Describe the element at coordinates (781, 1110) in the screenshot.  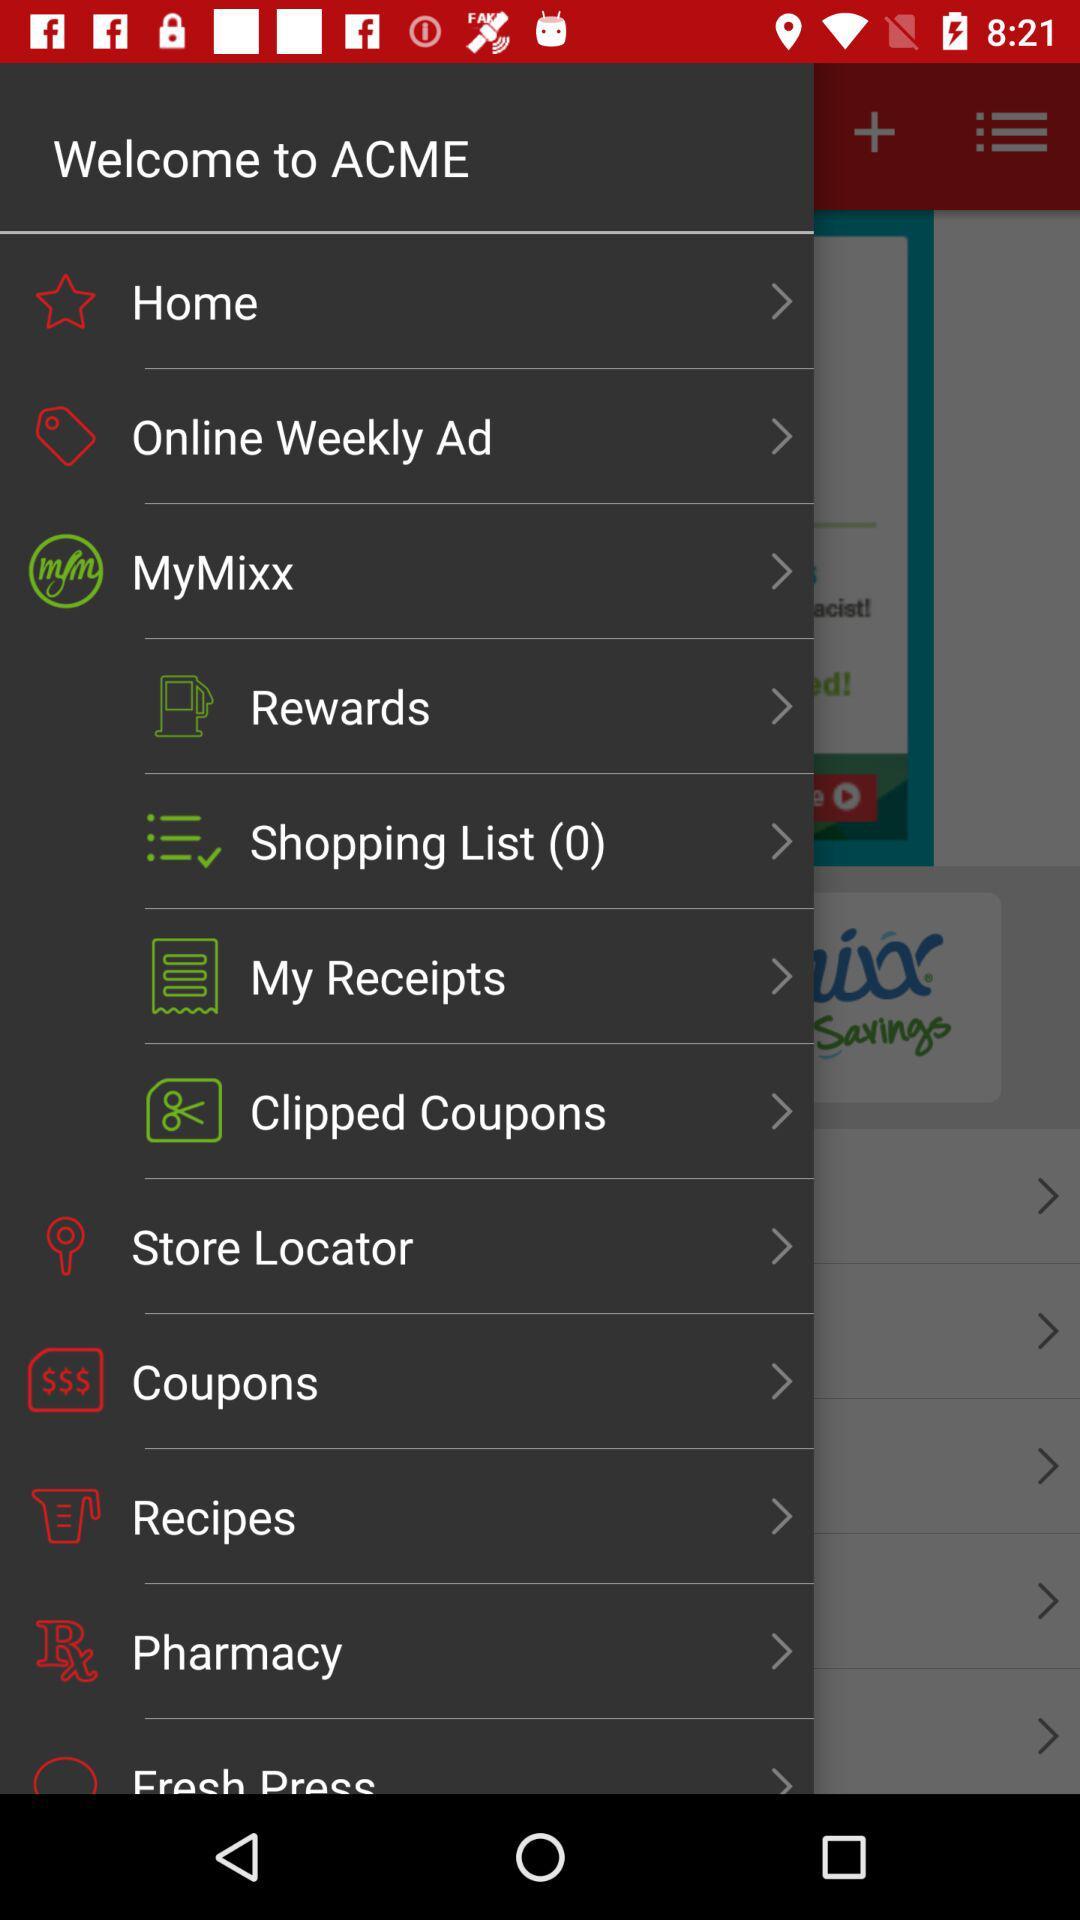
I see `the seventh right scroll` at that location.